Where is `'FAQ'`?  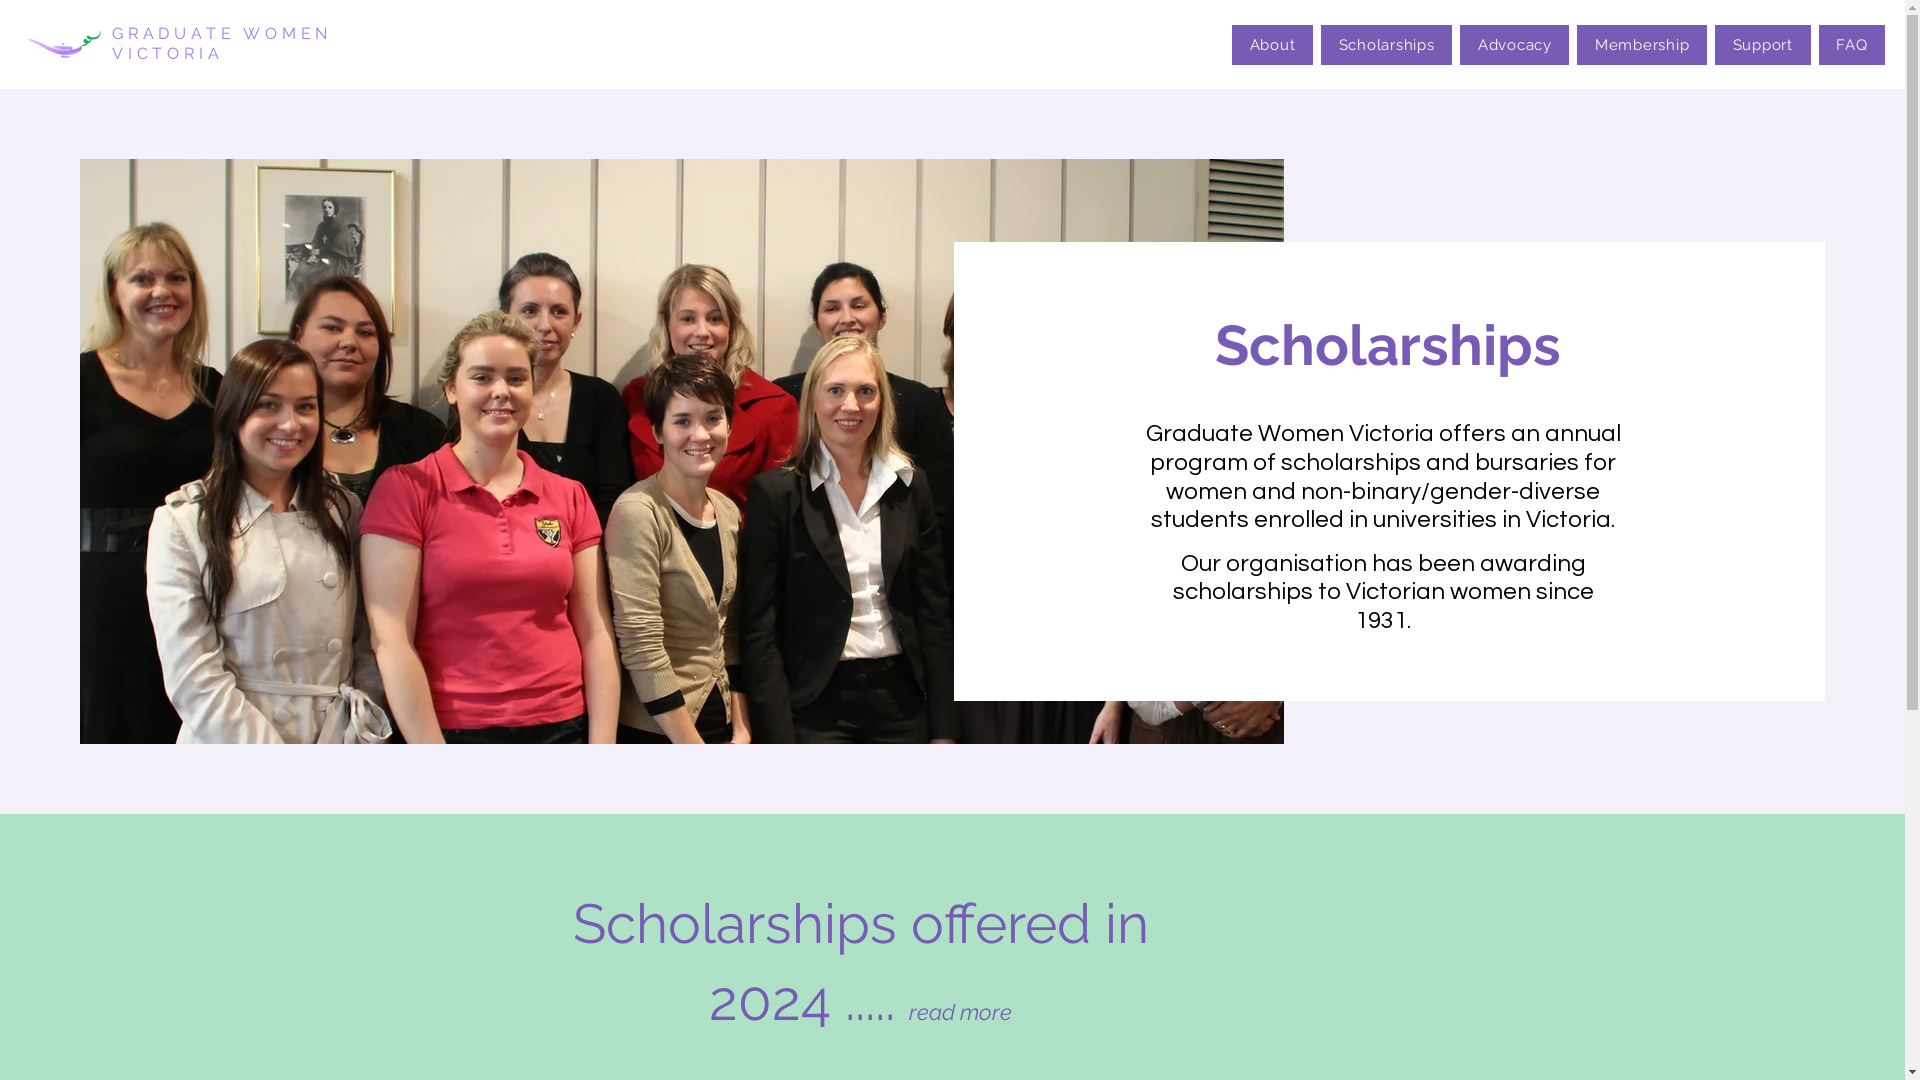
'FAQ' is located at coordinates (1851, 45).